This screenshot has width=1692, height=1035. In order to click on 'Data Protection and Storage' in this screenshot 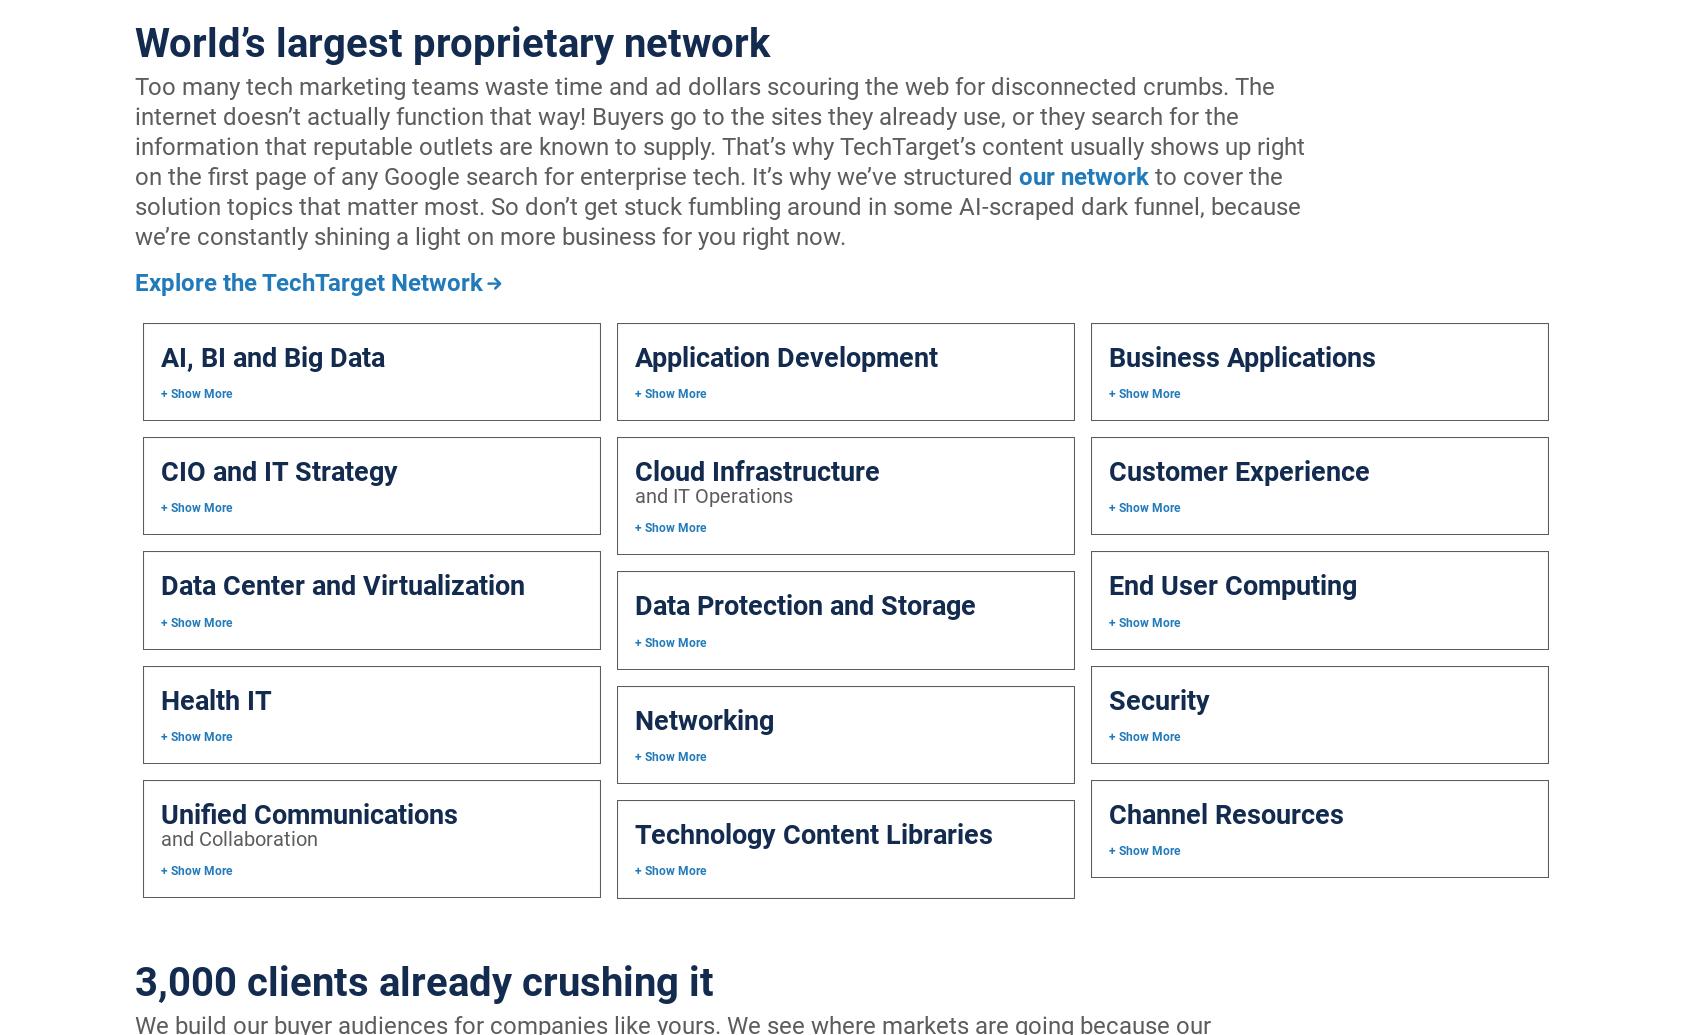, I will do `click(805, 604)`.